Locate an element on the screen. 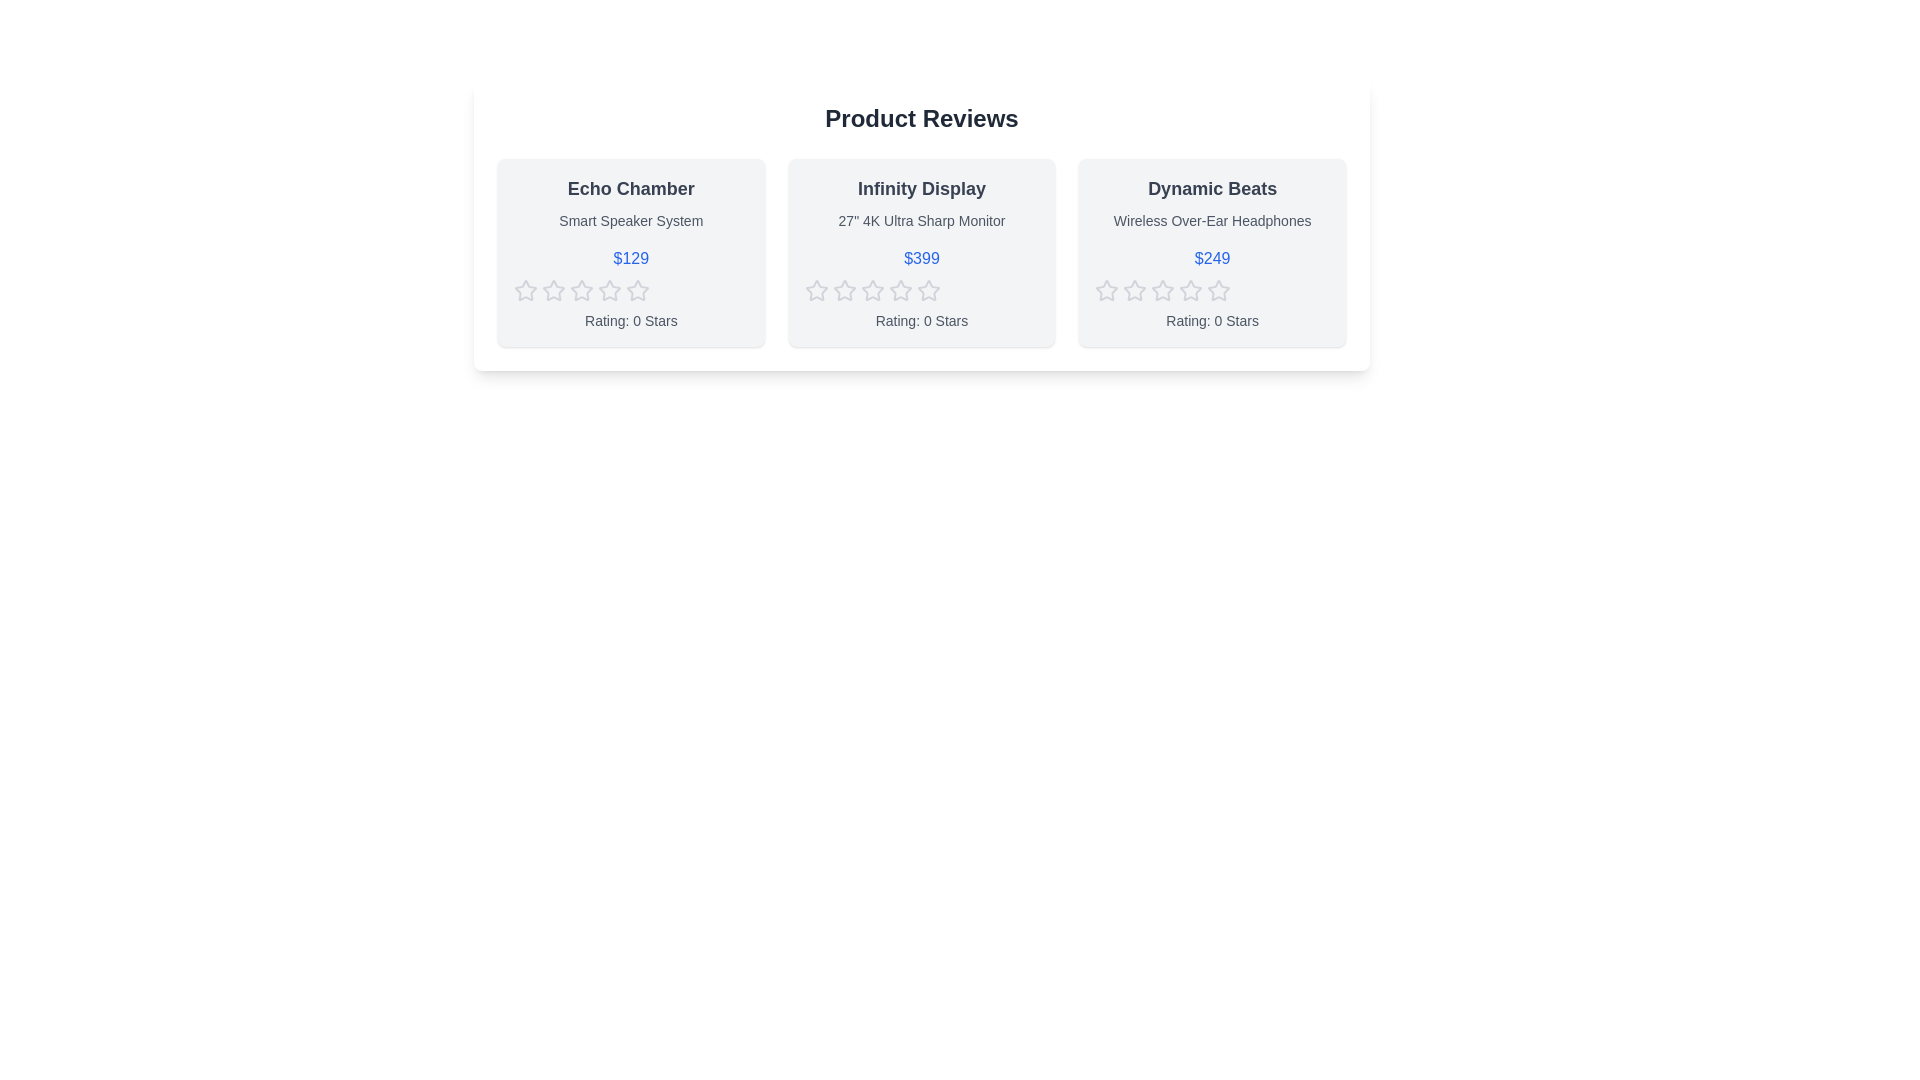  the text label displaying the product name in the upper section of the third product card is located at coordinates (1211, 189).